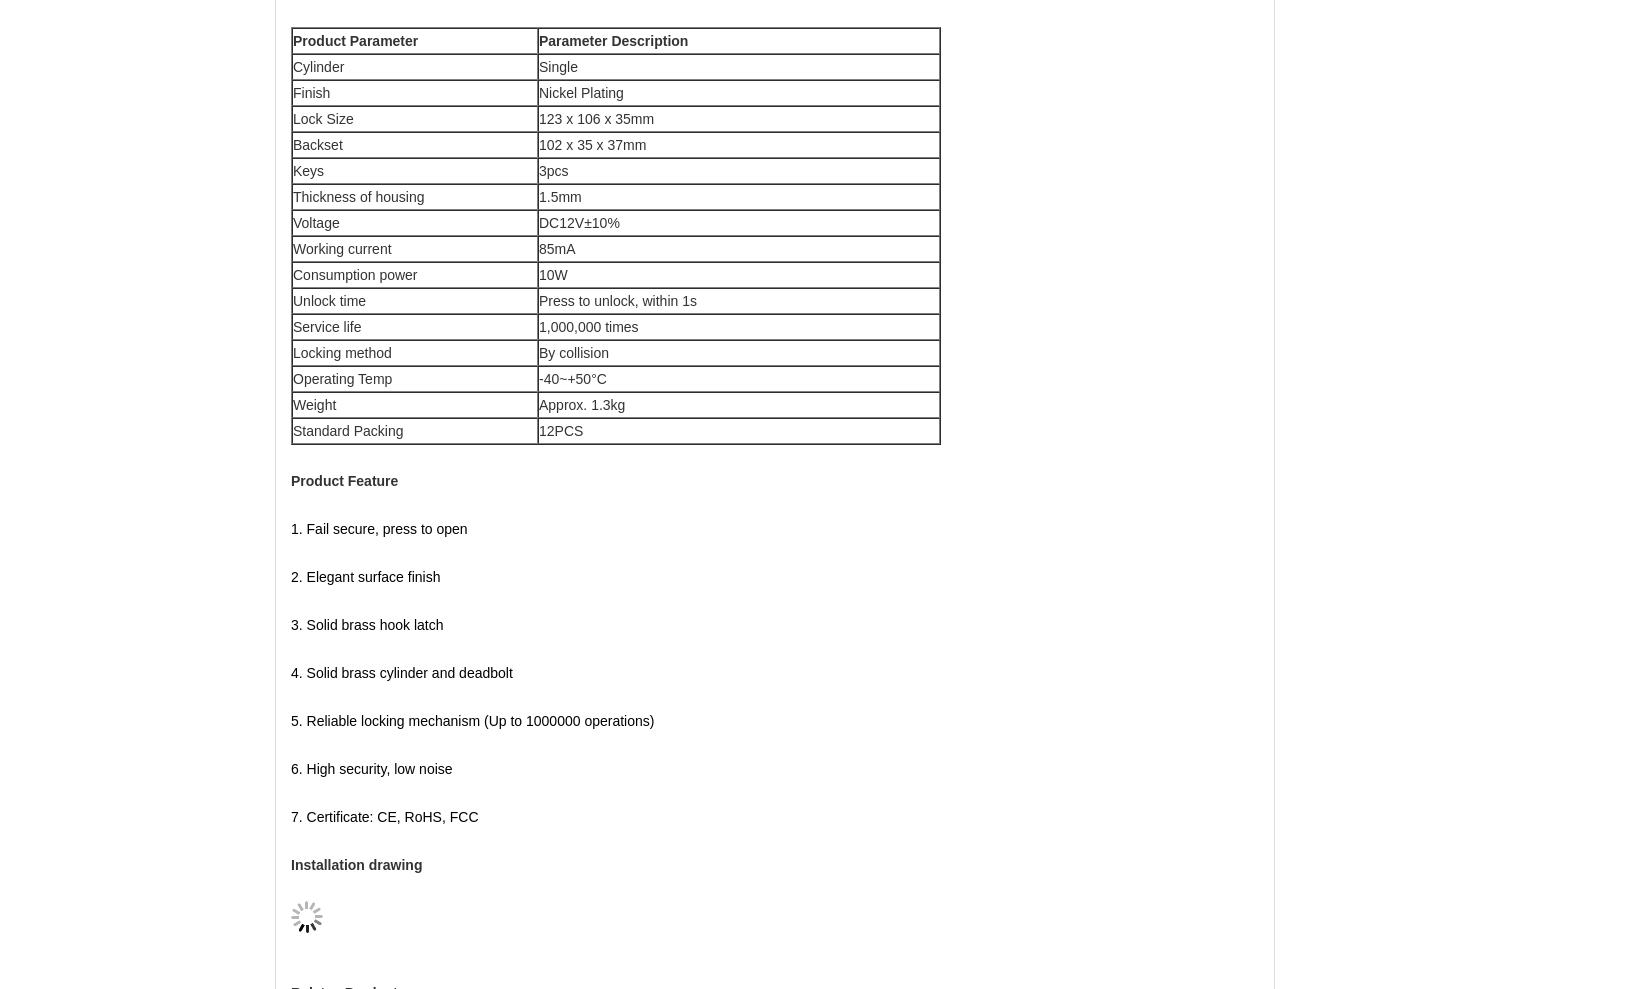  What do you see at coordinates (317, 66) in the screenshot?
I see `'Cylinder'` at bounding box center [317, 66].